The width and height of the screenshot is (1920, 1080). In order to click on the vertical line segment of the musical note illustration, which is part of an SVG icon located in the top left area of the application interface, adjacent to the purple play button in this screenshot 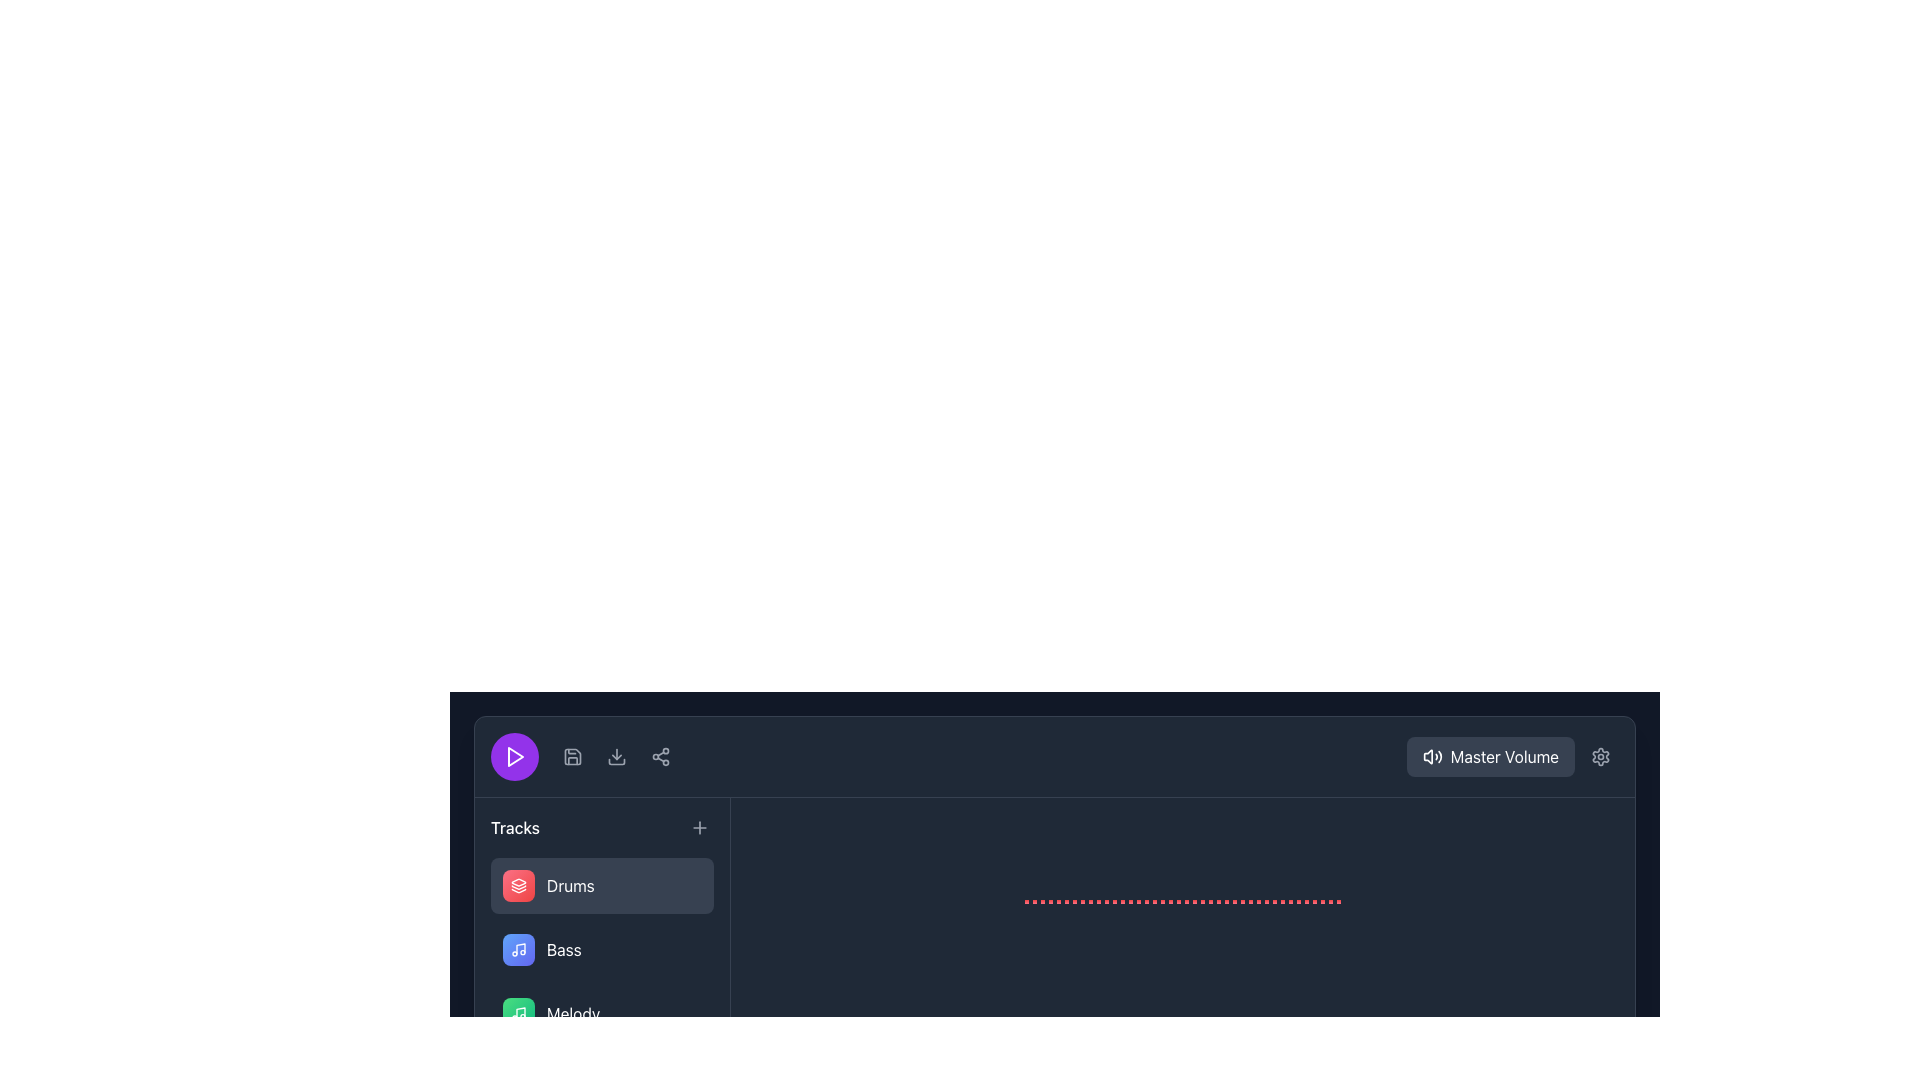, I will do `click(521, 947)`.